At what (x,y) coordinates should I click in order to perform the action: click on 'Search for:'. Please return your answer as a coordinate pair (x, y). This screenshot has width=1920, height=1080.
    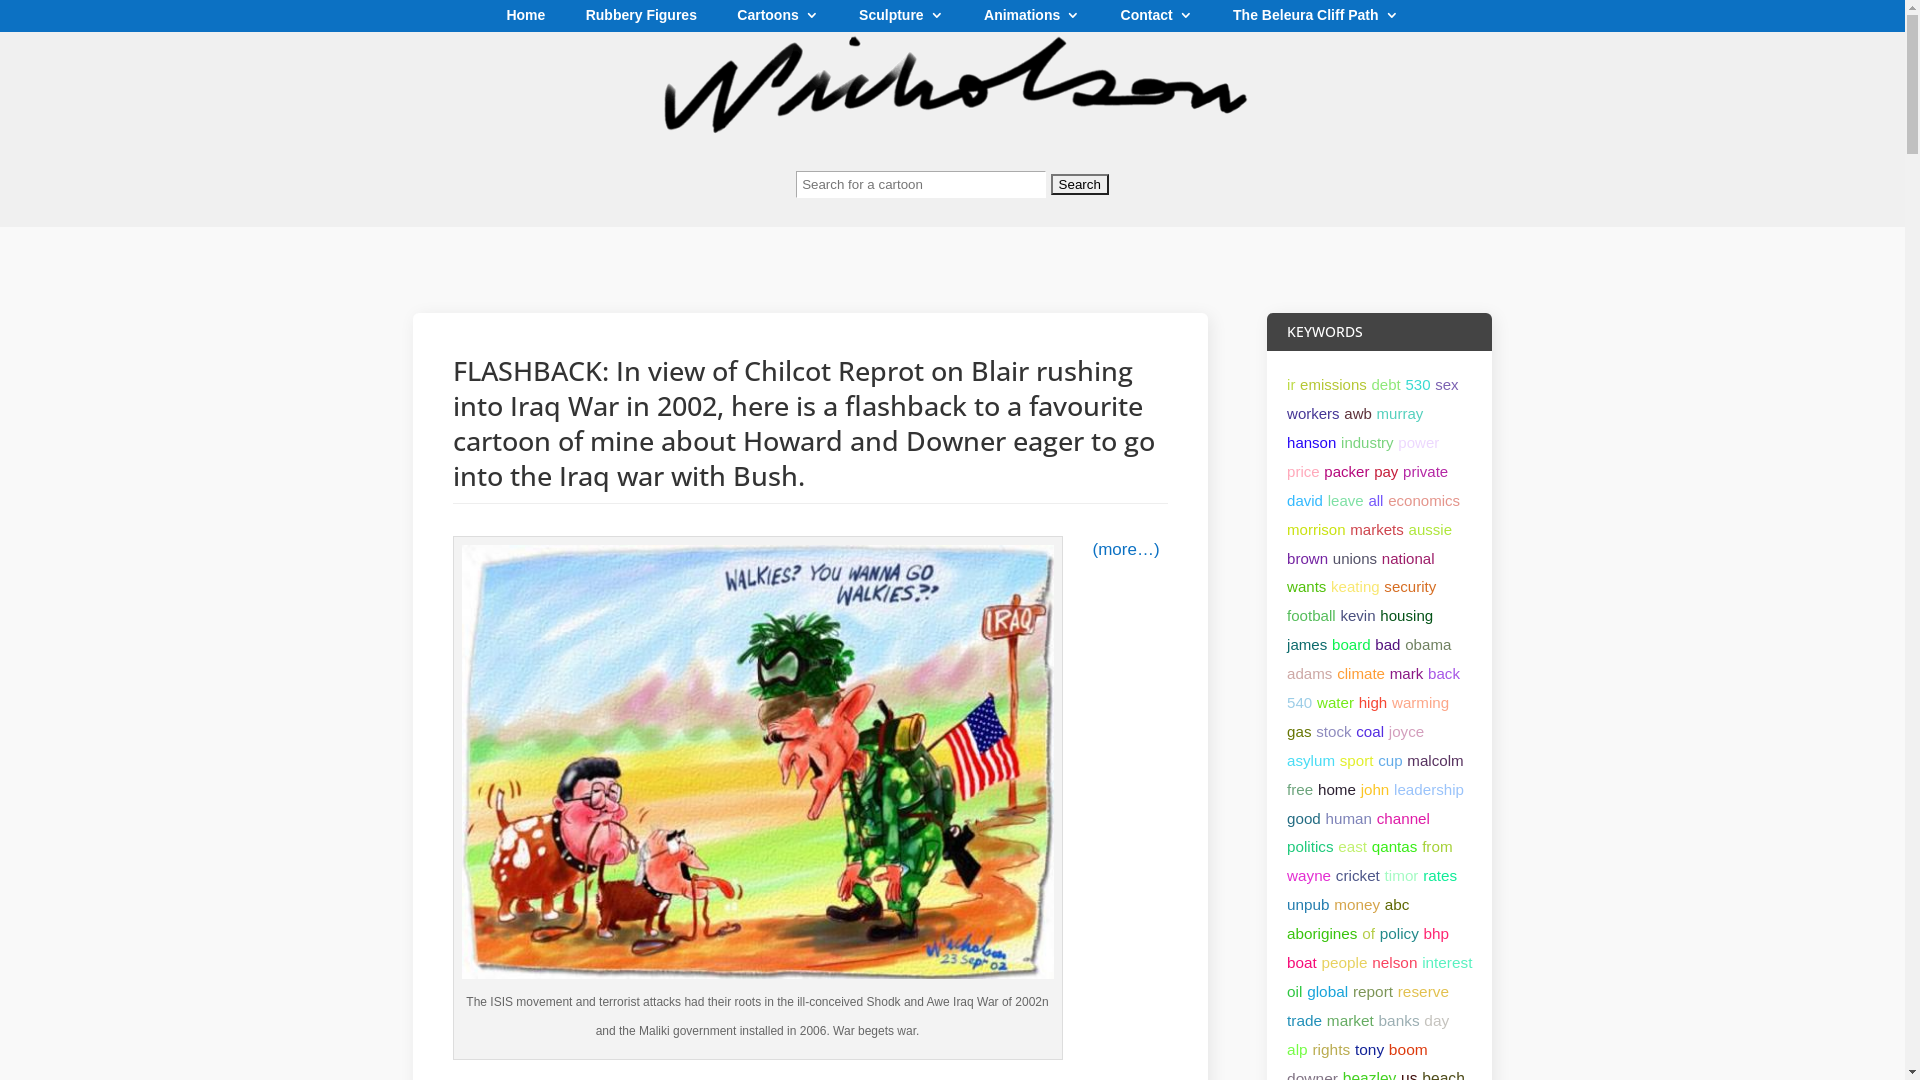
    Looking at the image, I should click on (951, 193).